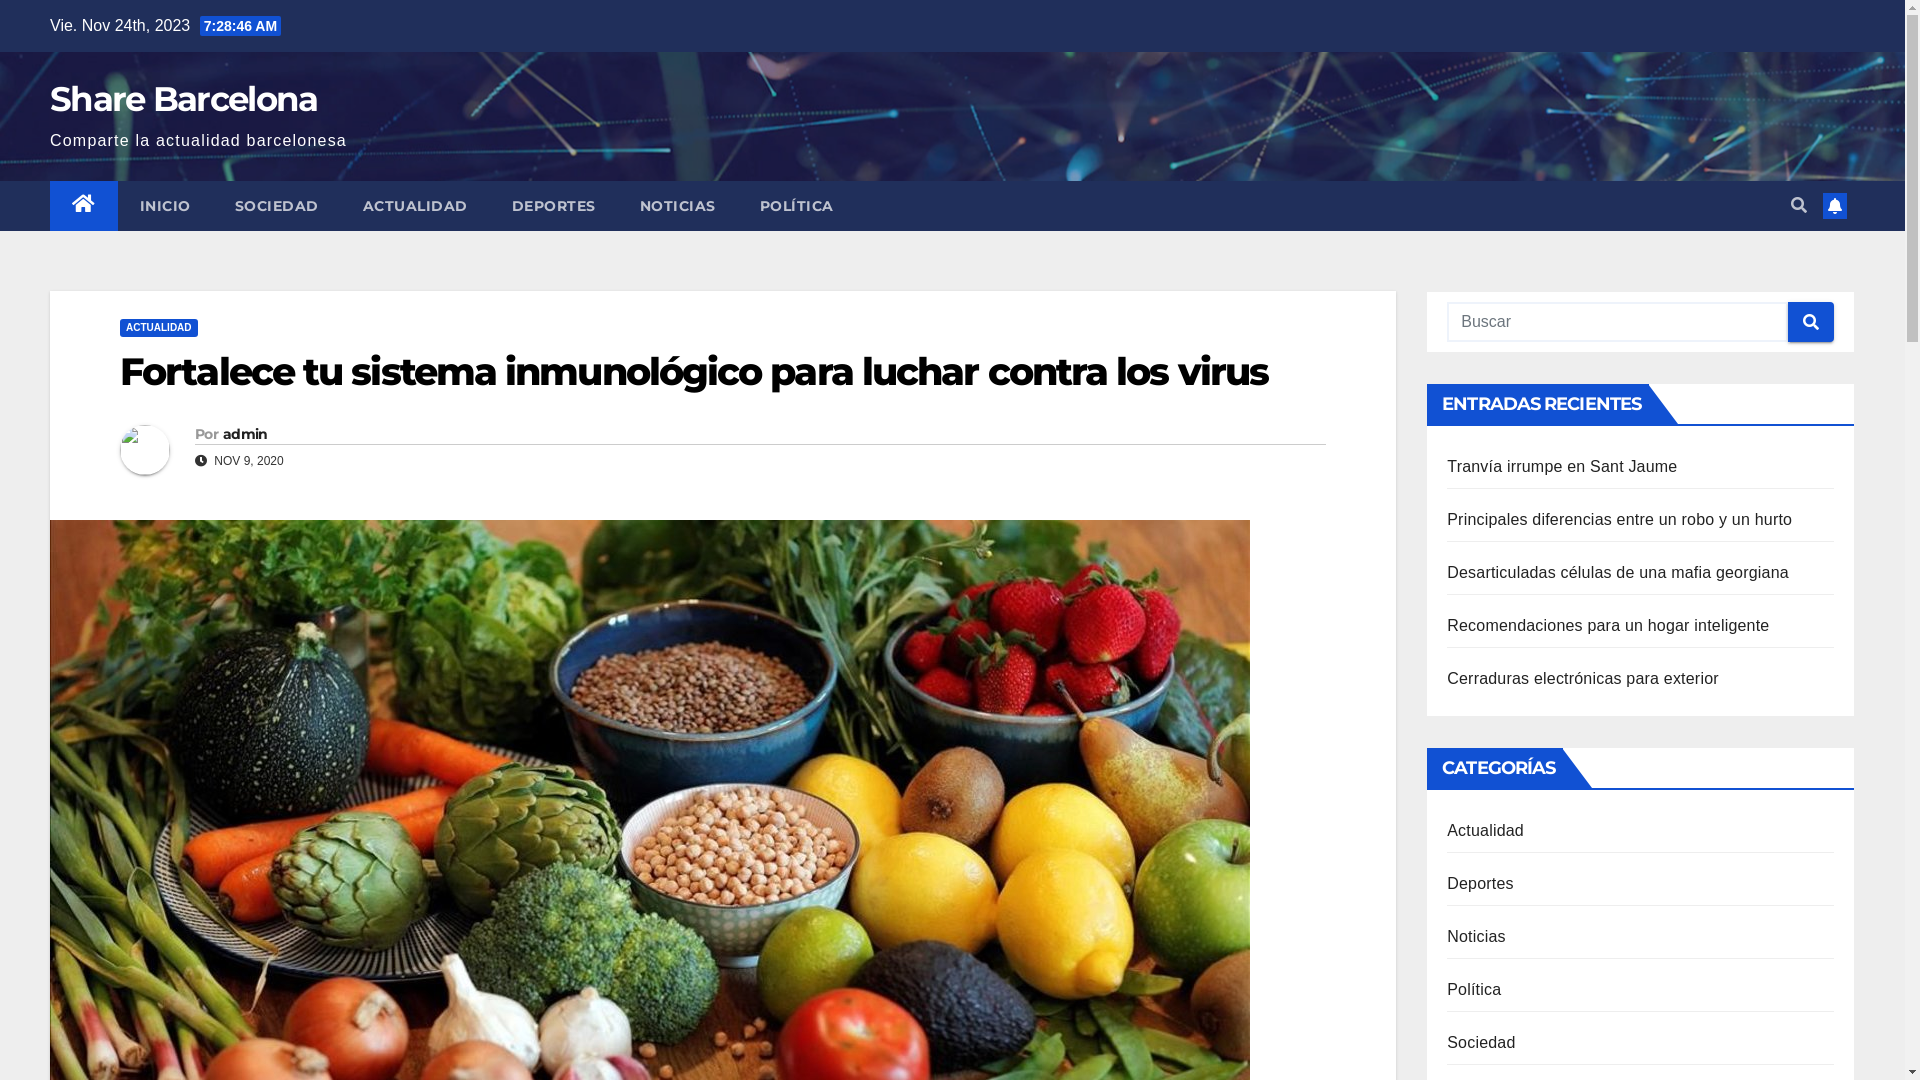  I want to click on 'Noticias', so click(1476, 936).